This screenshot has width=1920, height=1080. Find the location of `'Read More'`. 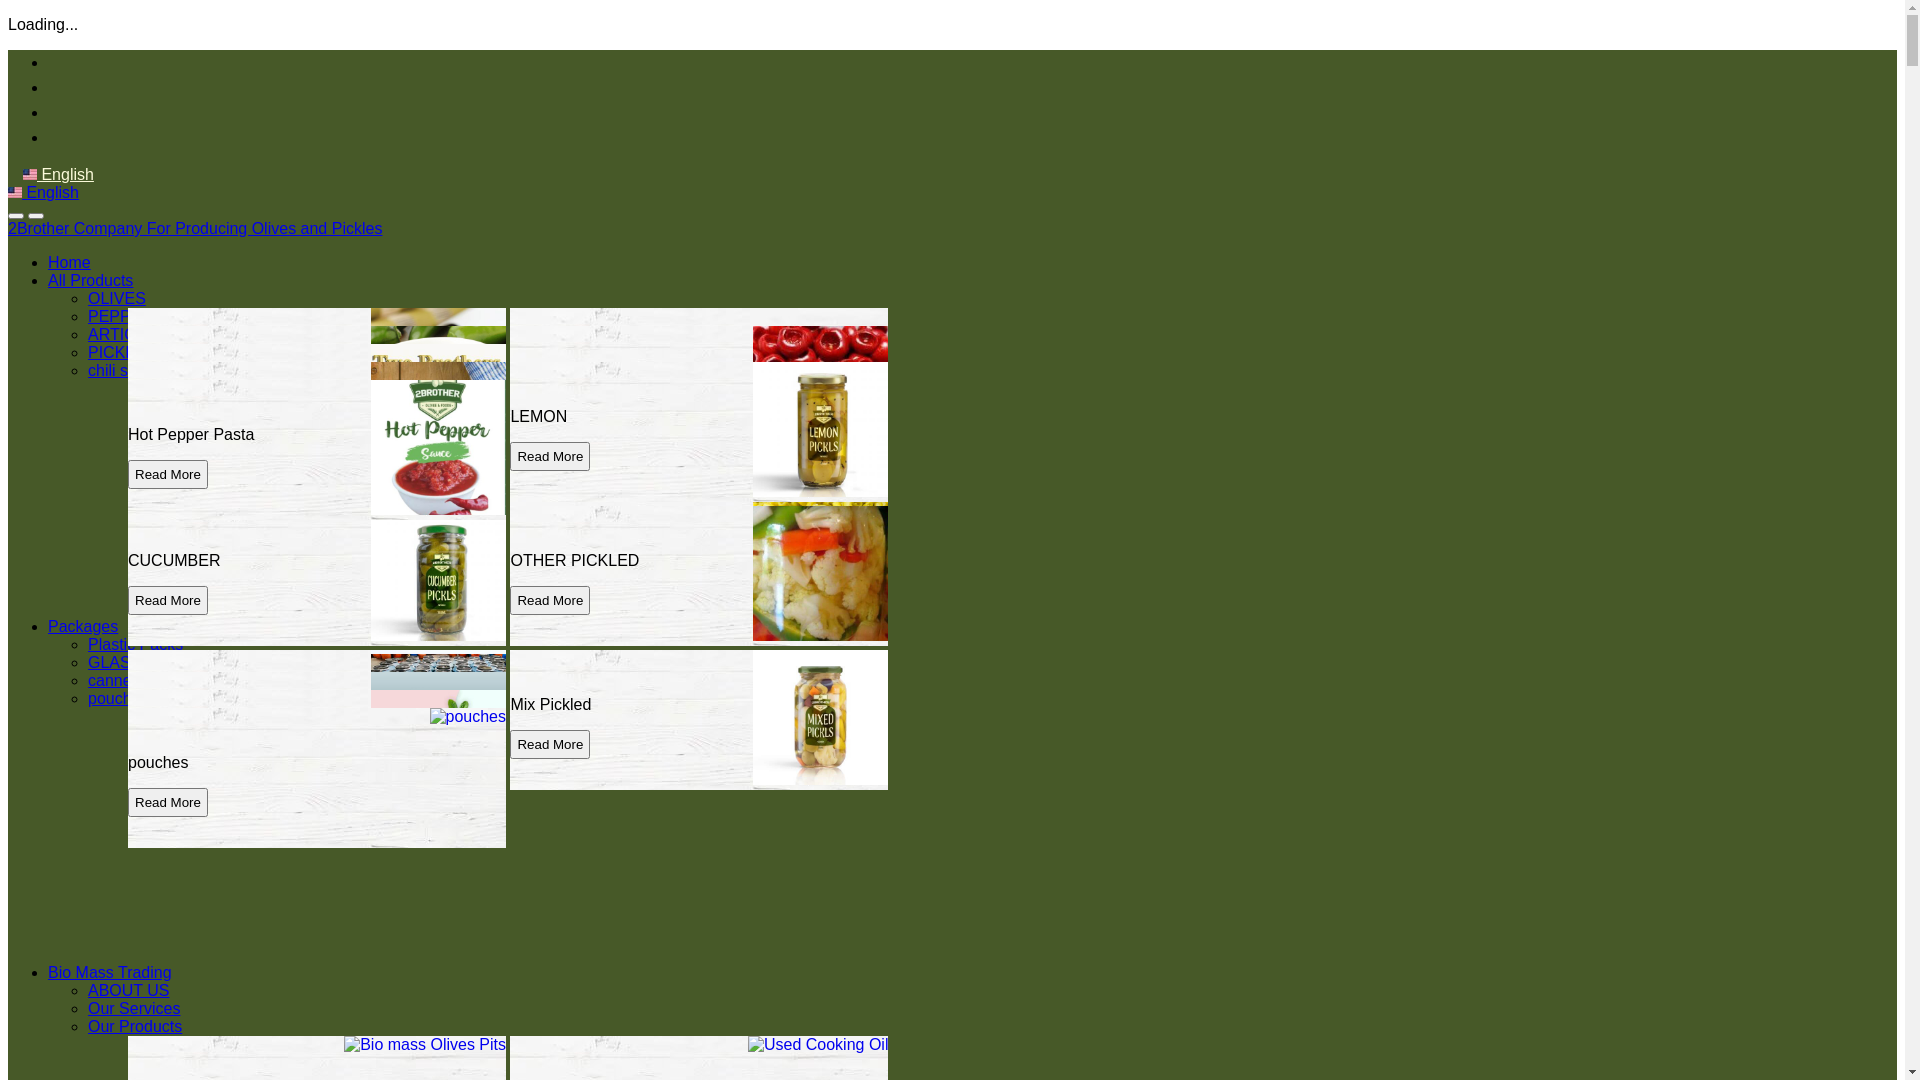

'Read More' is located at coordinates (168, 783).